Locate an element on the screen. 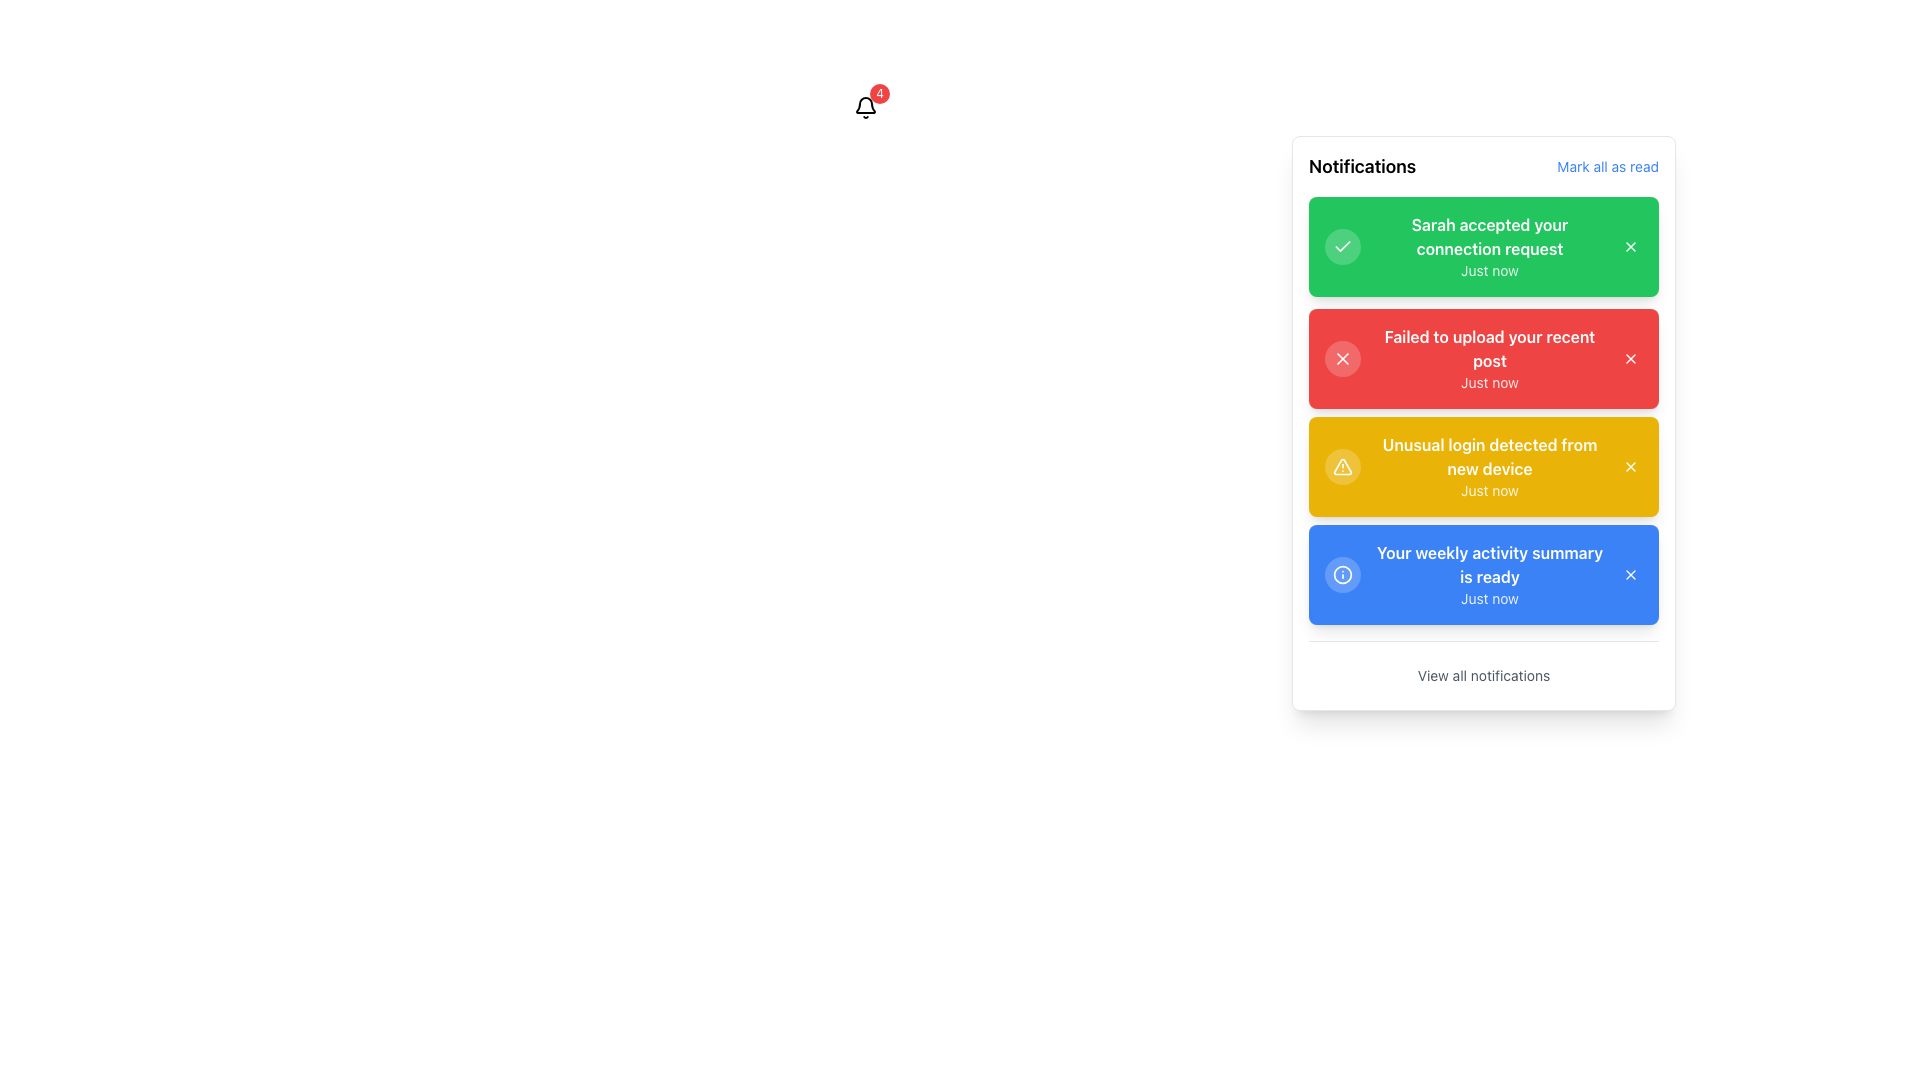  text displayed in the notification card, which shows 'Your weekly activity summary is ready' in bold and 'Just now' in smaller text, located at the bottom of the notification panel is located at coordinates (1489, 574).